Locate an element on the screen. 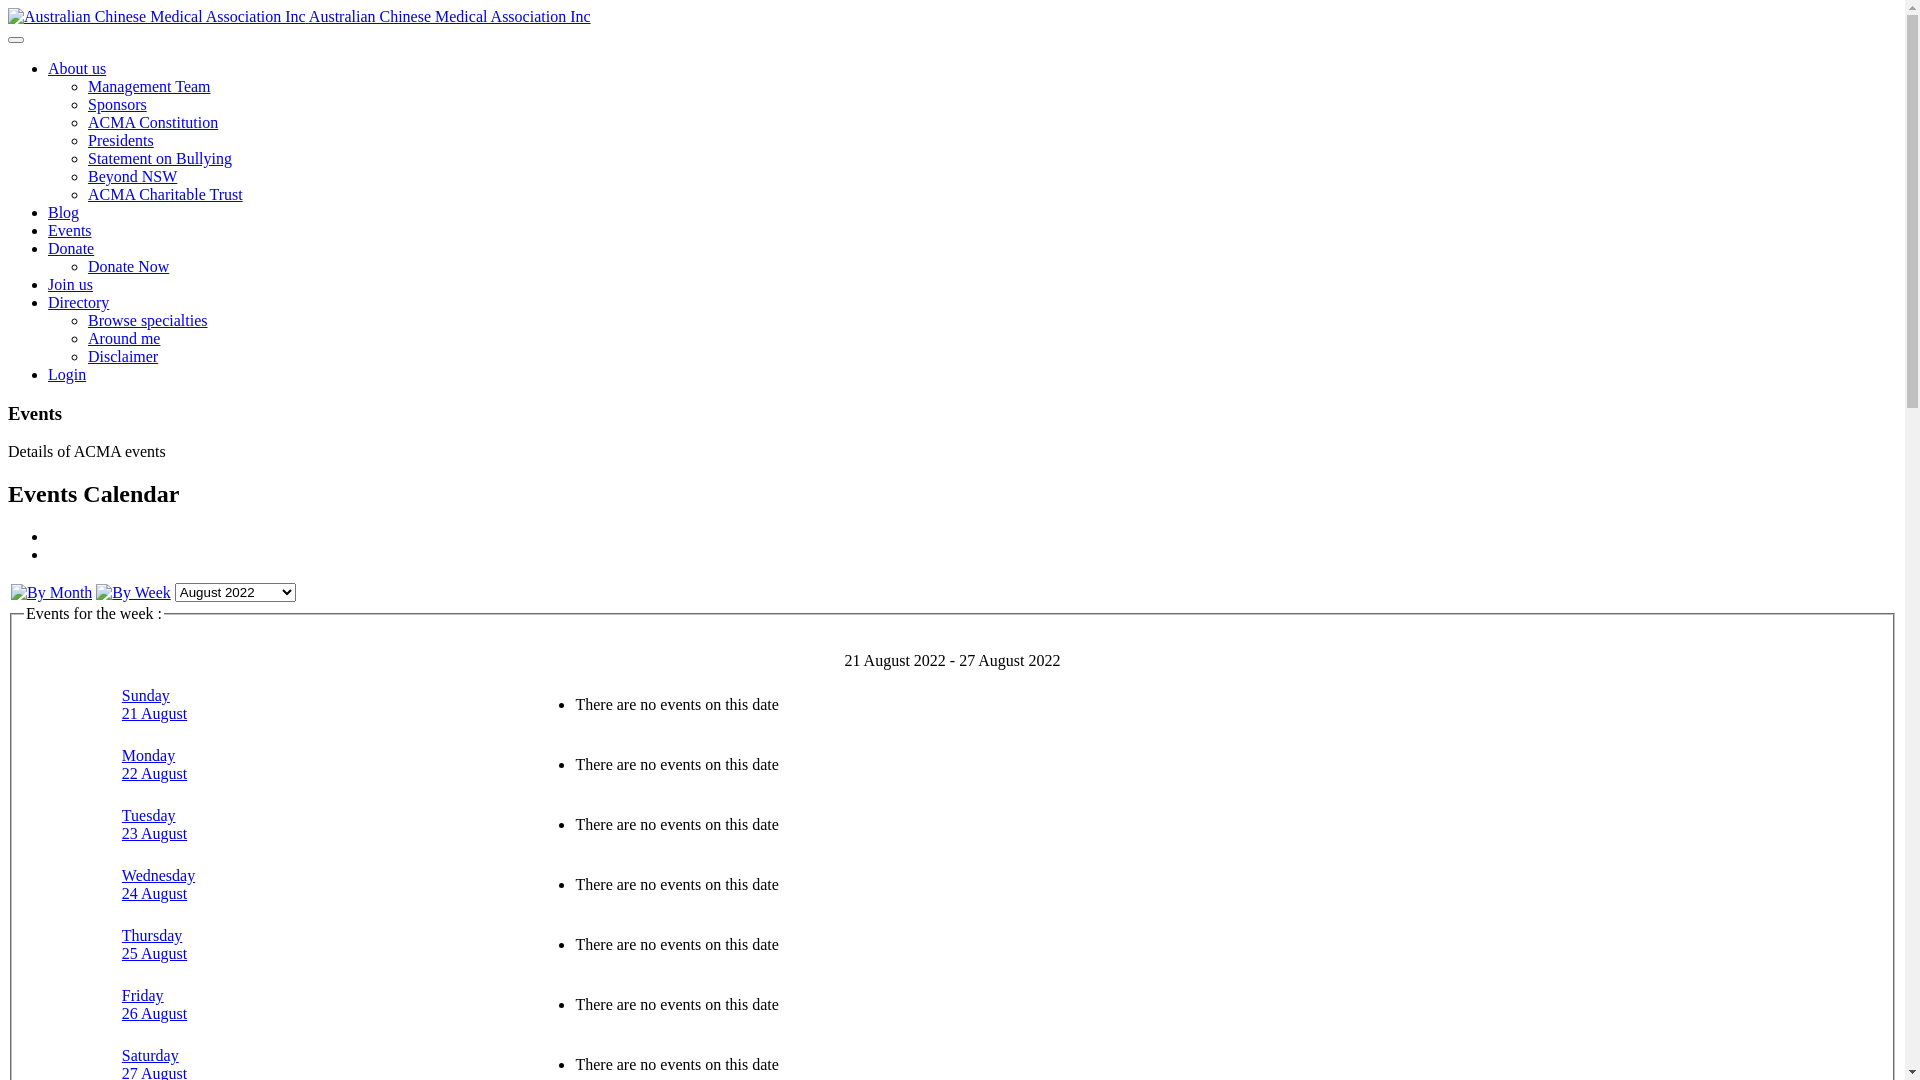 This screenshot has height=1080, width=1920. 'By Week' is located at coordinates (132, 591).